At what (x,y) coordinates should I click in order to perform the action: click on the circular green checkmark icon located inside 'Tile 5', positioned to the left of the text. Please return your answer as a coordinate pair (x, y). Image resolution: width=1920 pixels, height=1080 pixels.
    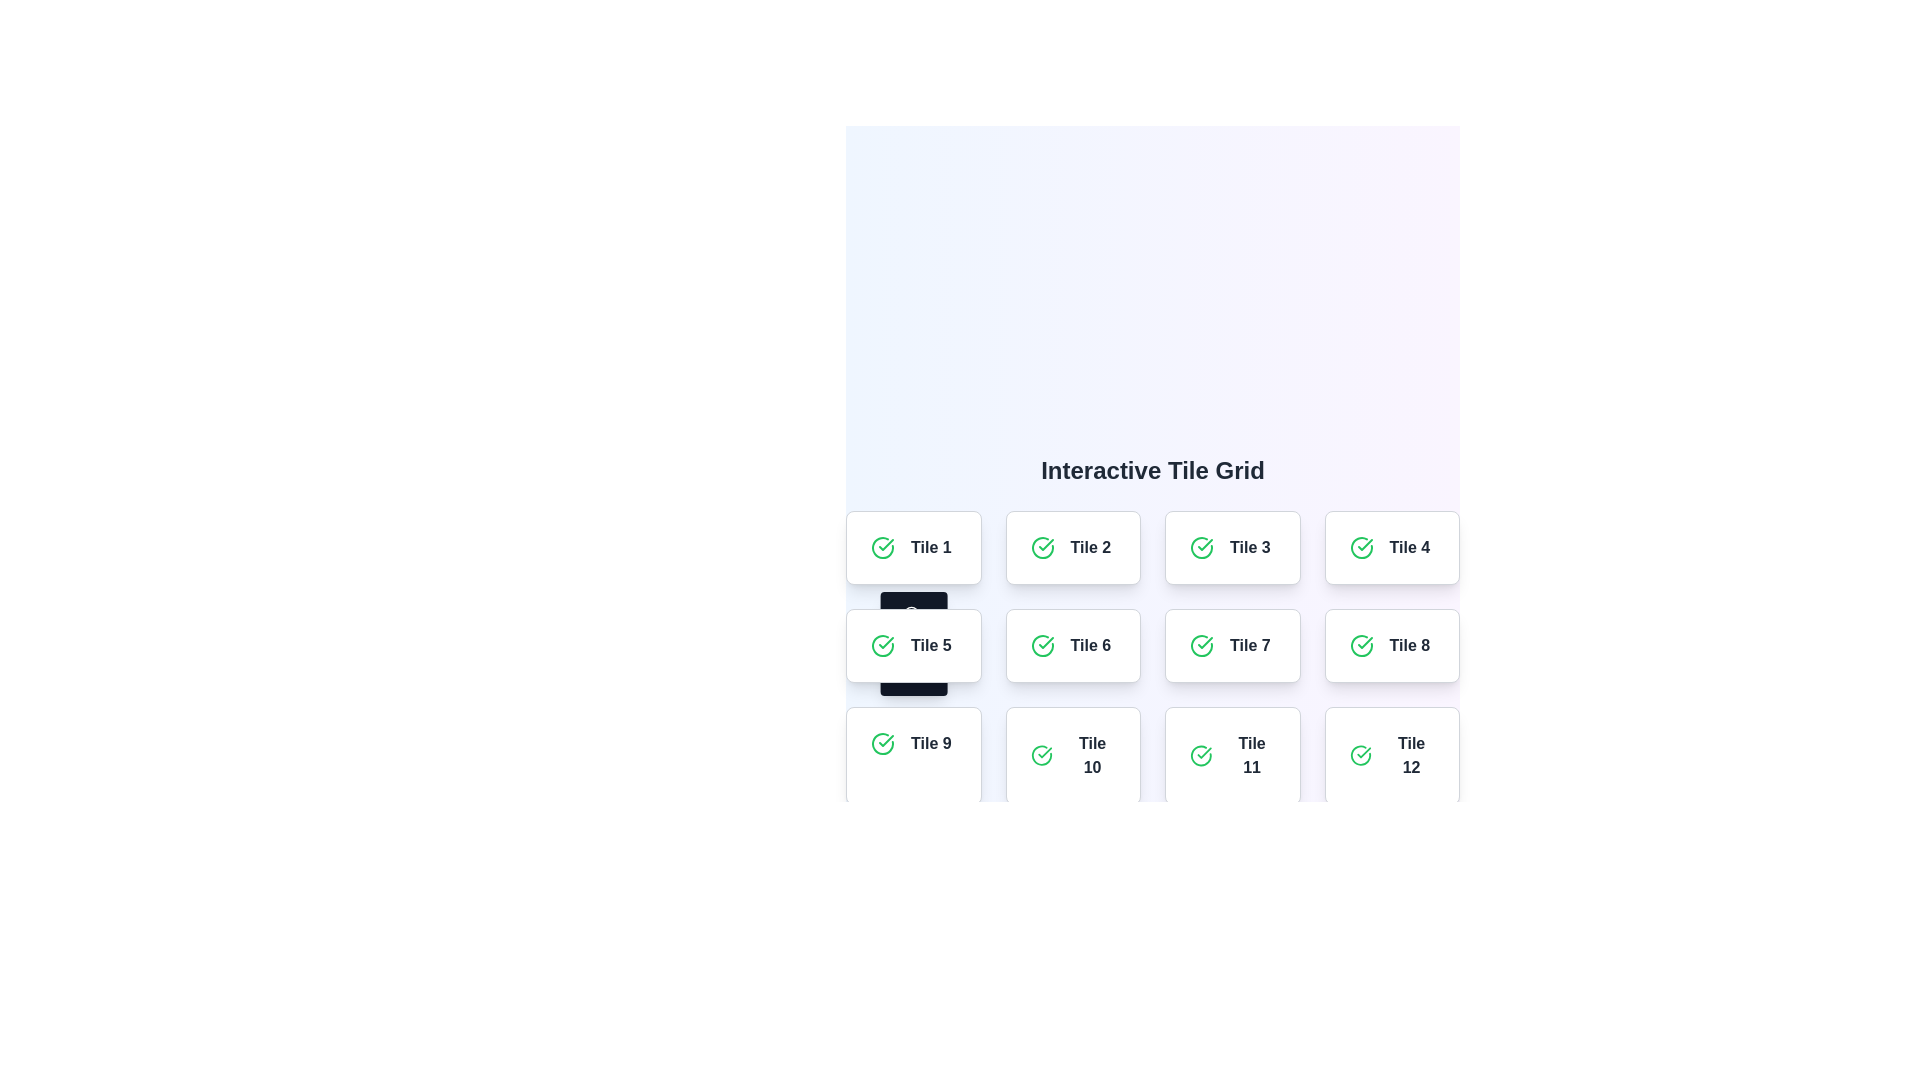
    Looking at the image, I should click on (882, 645).